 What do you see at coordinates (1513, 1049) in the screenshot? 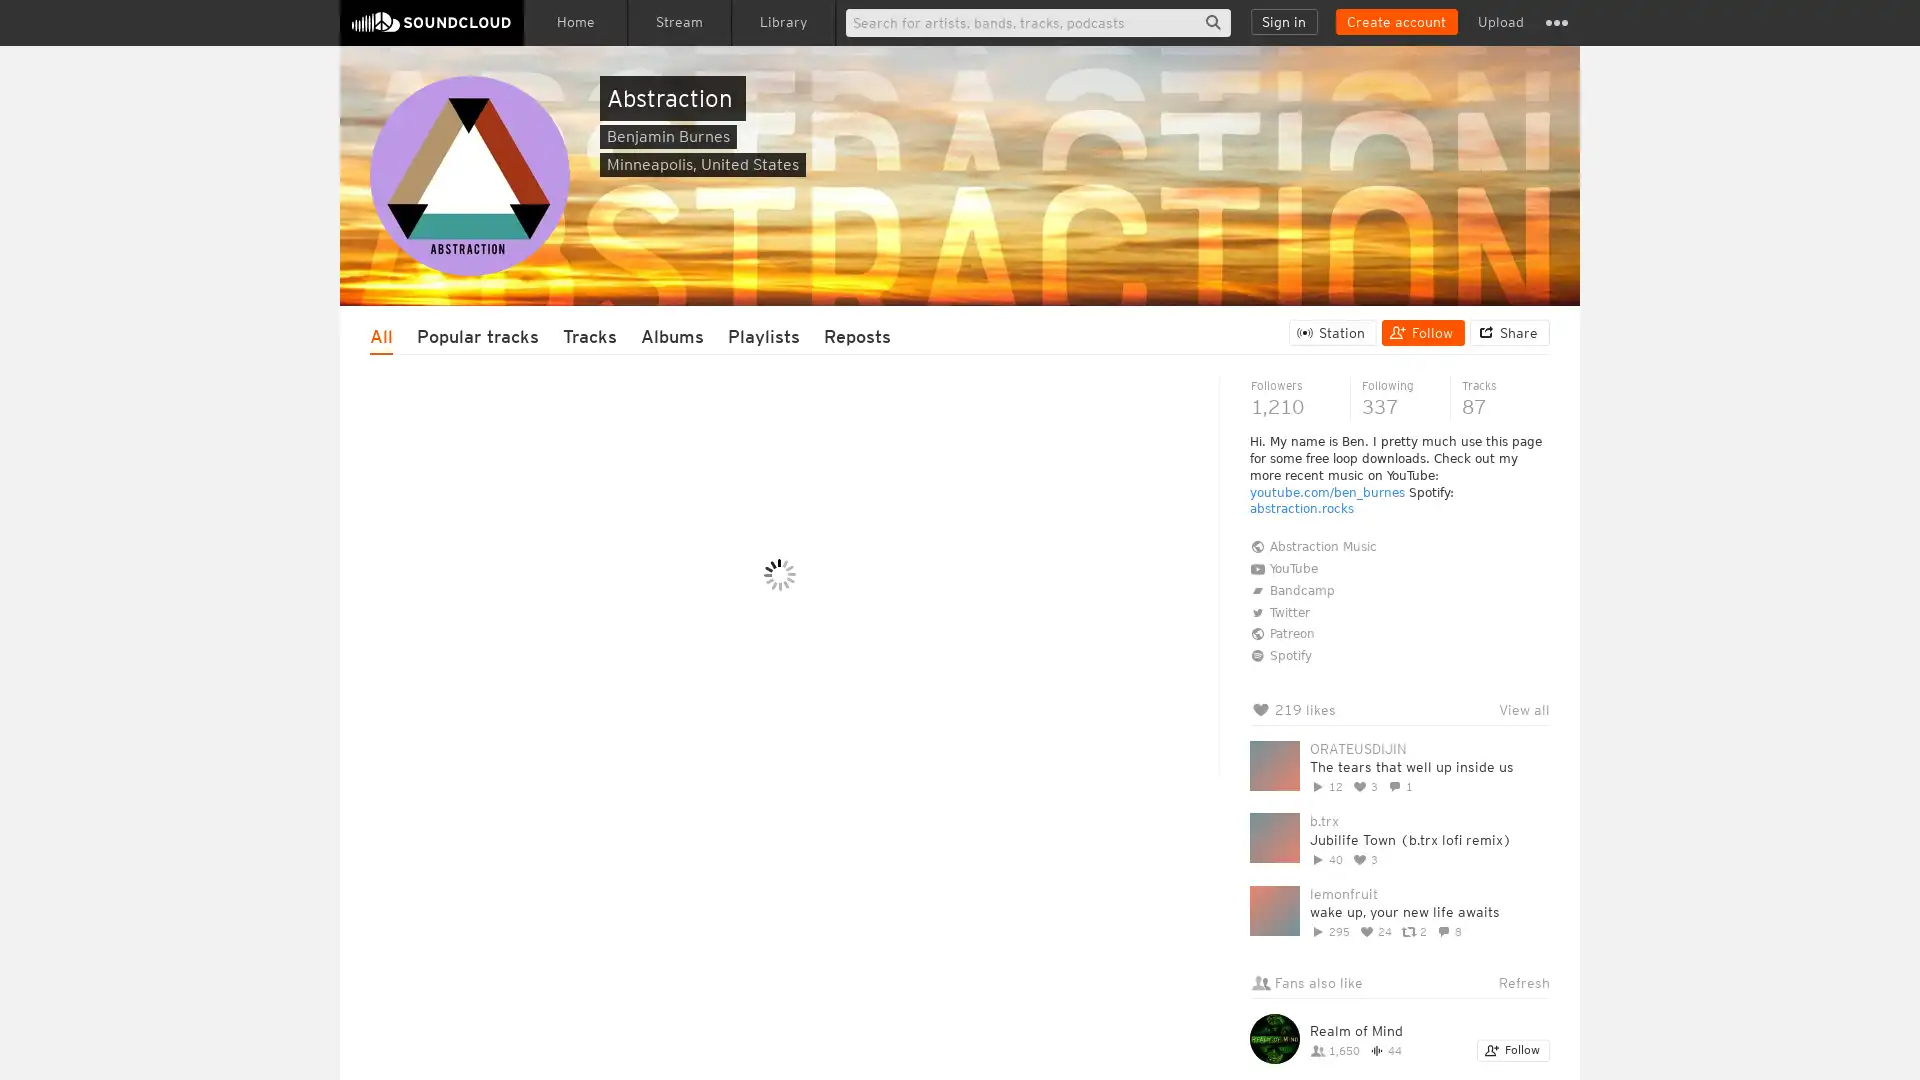
I see `Follow` at bounding box center [1513, 1049].